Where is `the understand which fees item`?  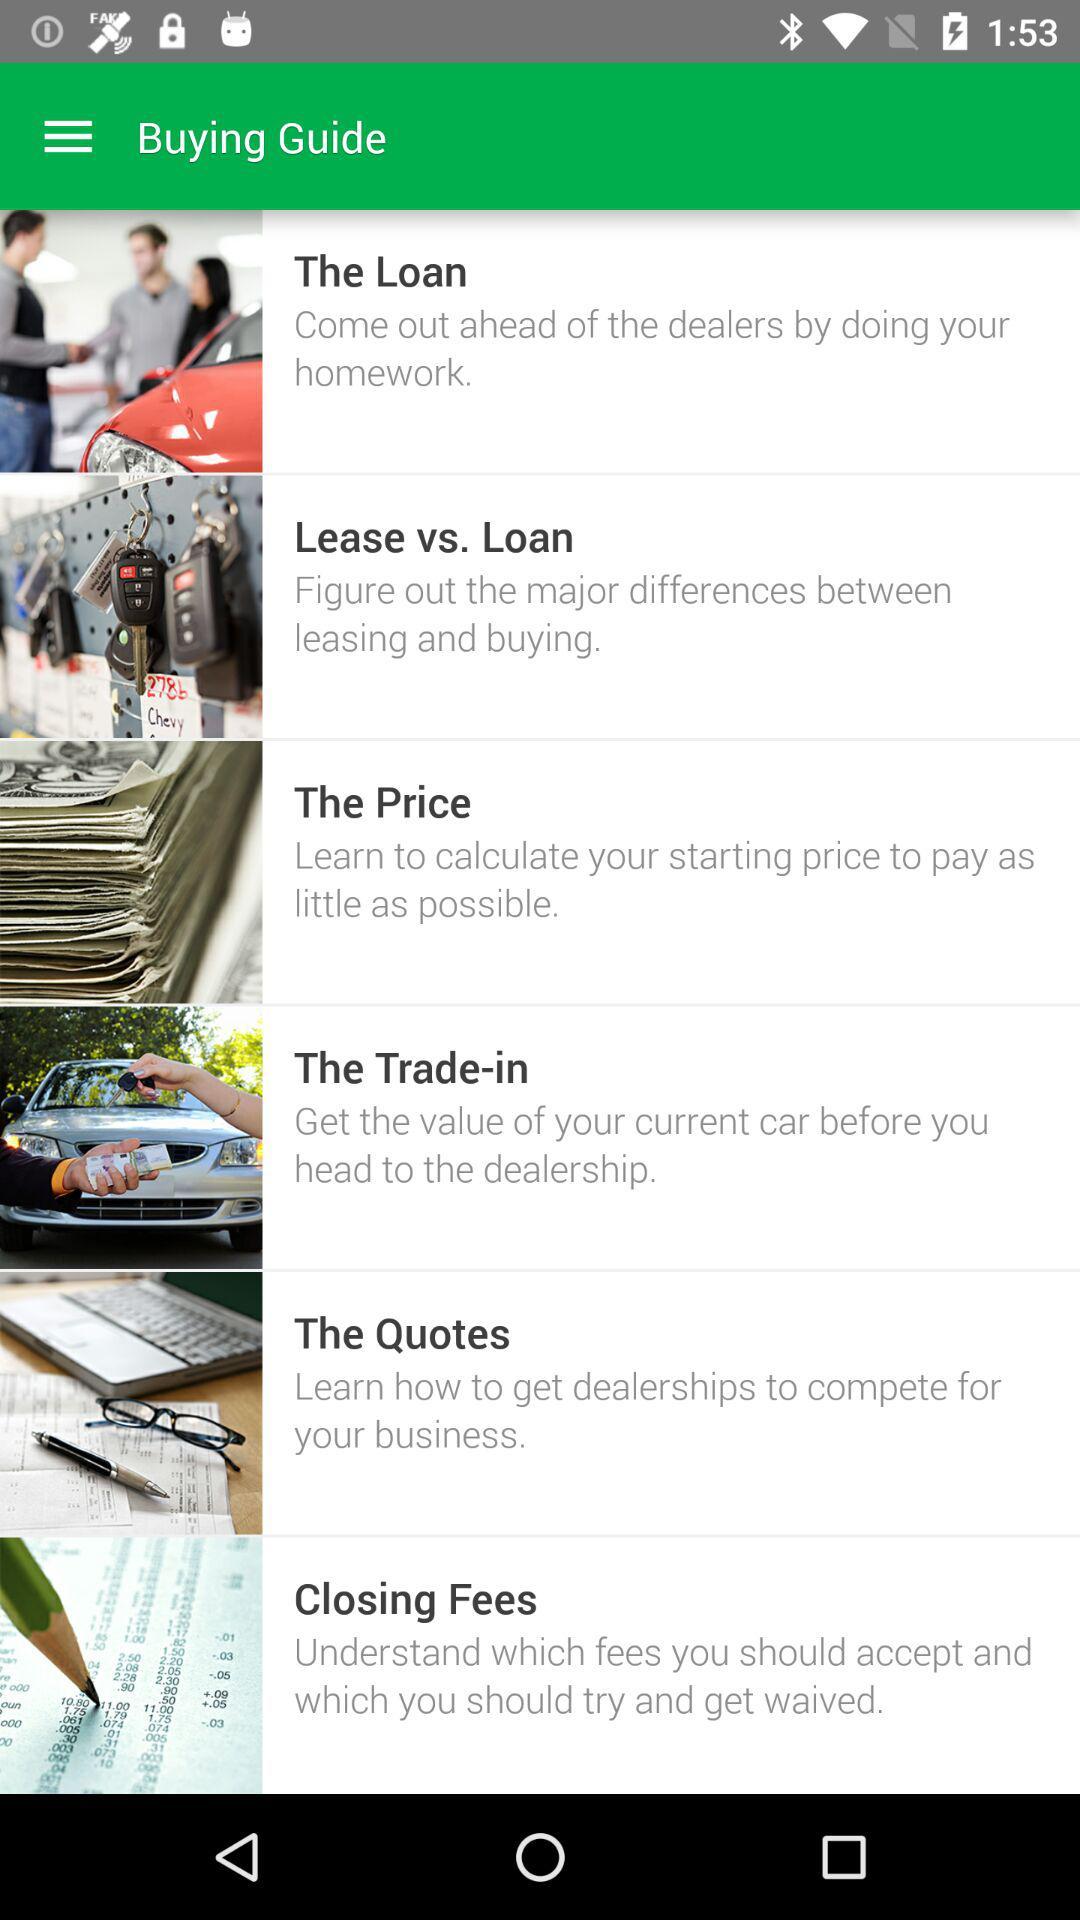
the understand which fees item is located at coordinates (671, 1674).